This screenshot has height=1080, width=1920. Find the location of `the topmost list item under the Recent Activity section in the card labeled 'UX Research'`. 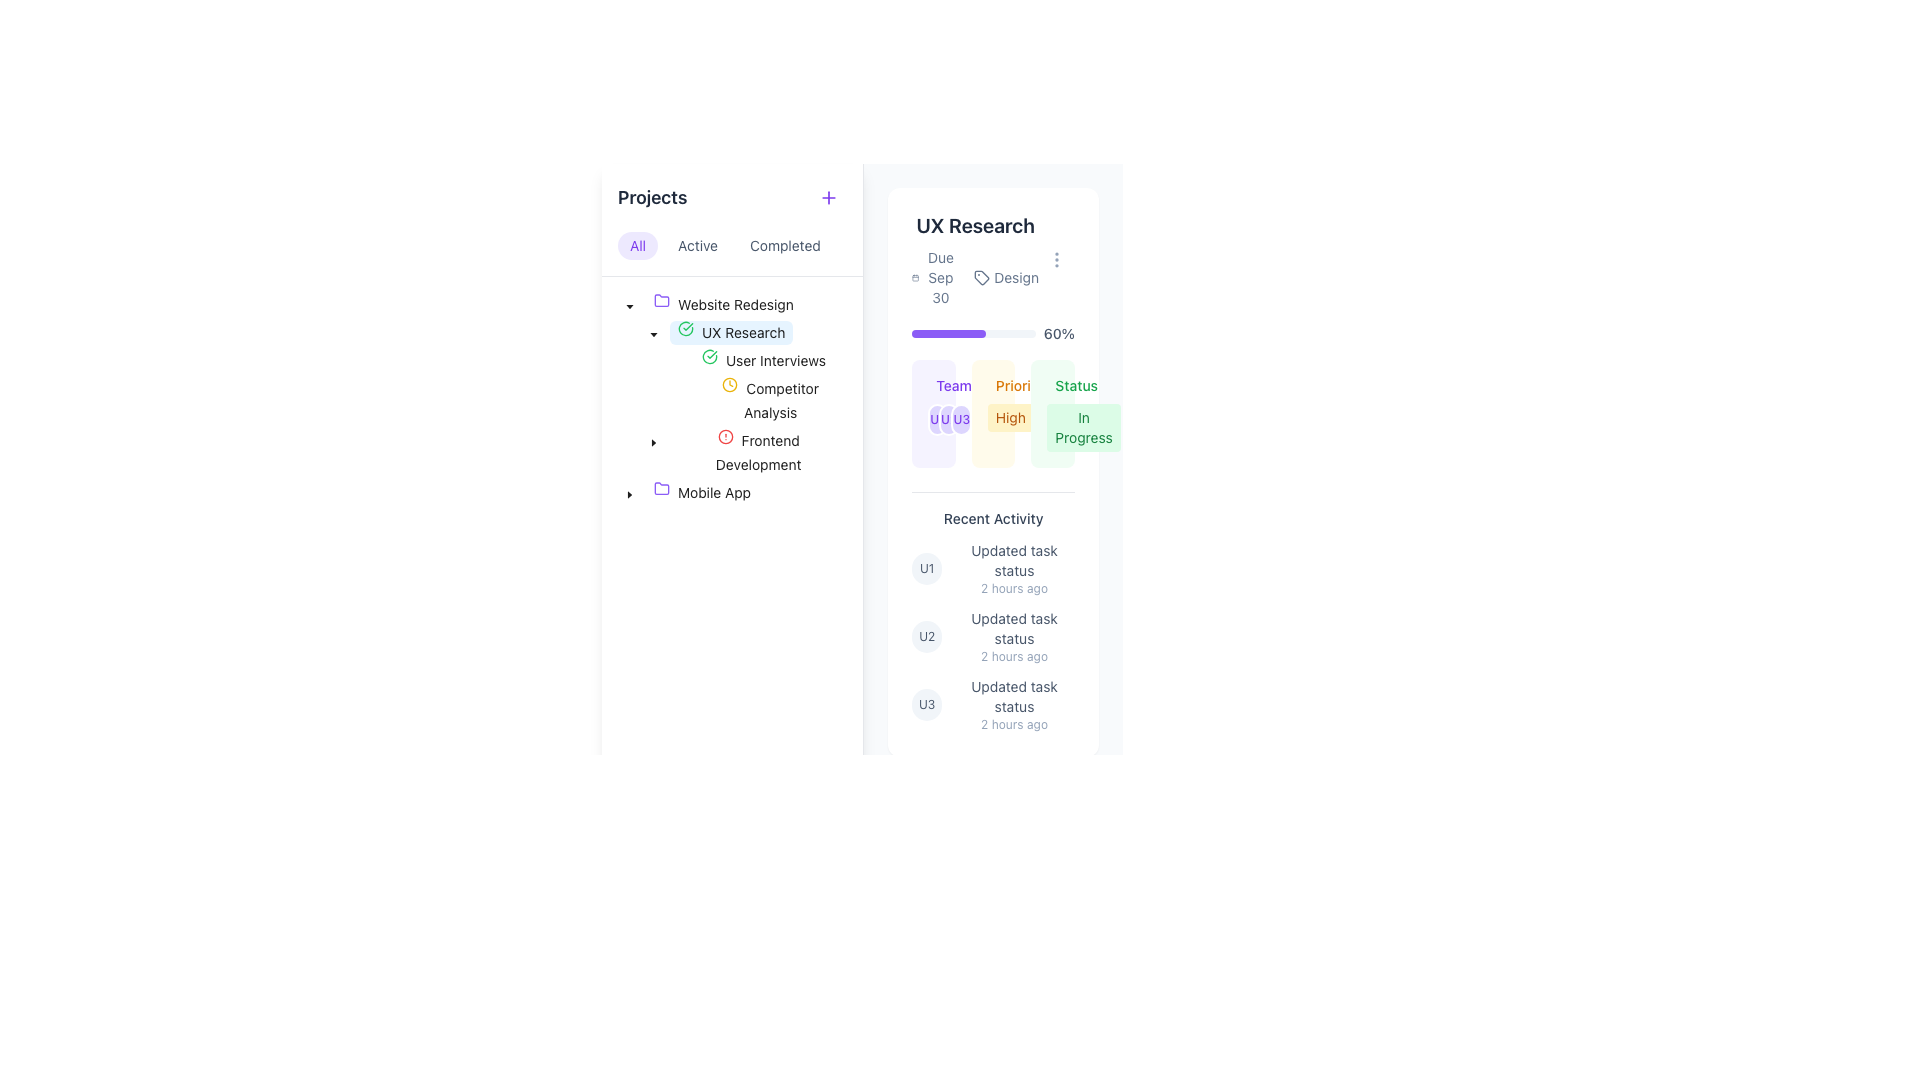

the topmost list item under the Recent Activity section in the card labeled 'UX Research' is located at coordinates (993, 569).